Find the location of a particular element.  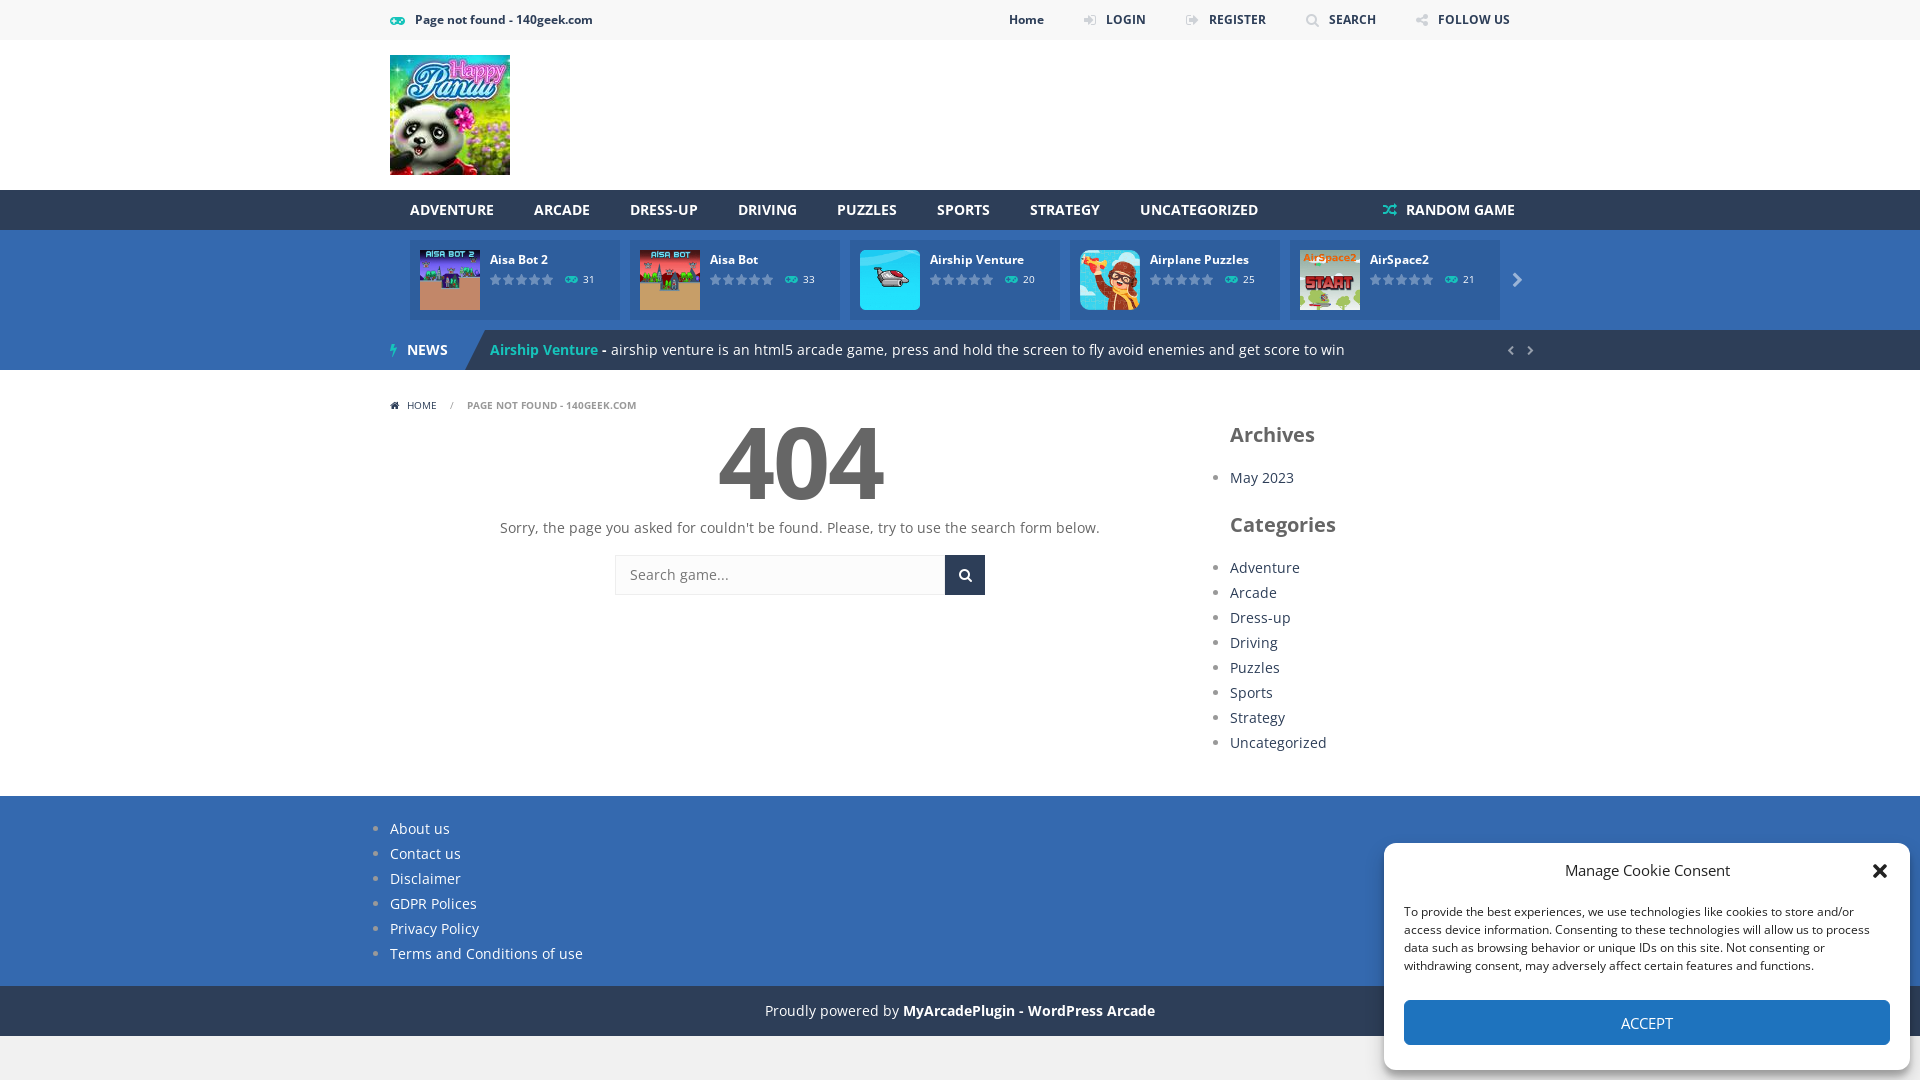

'SEARCH' is located at coordinates (1291, 19).